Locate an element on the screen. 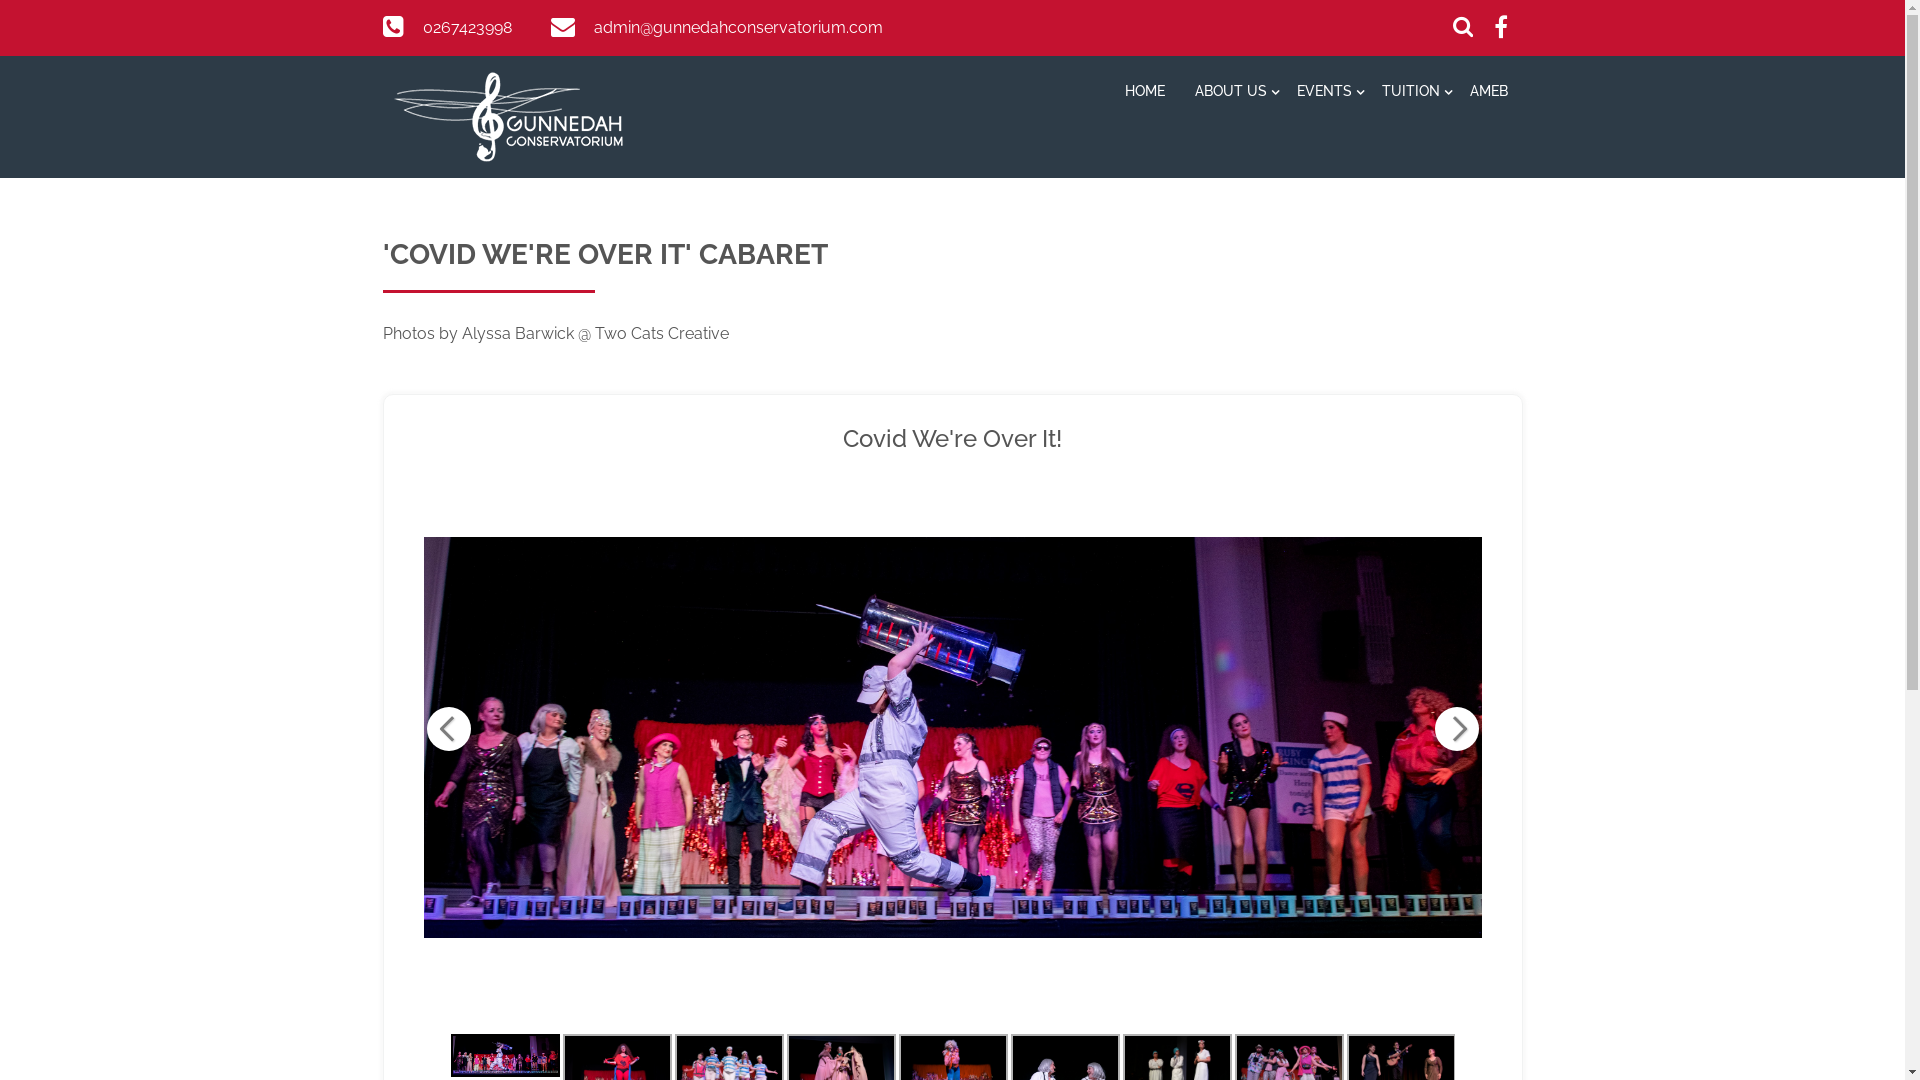  '0267423998' is located at coordinates (465, 27).